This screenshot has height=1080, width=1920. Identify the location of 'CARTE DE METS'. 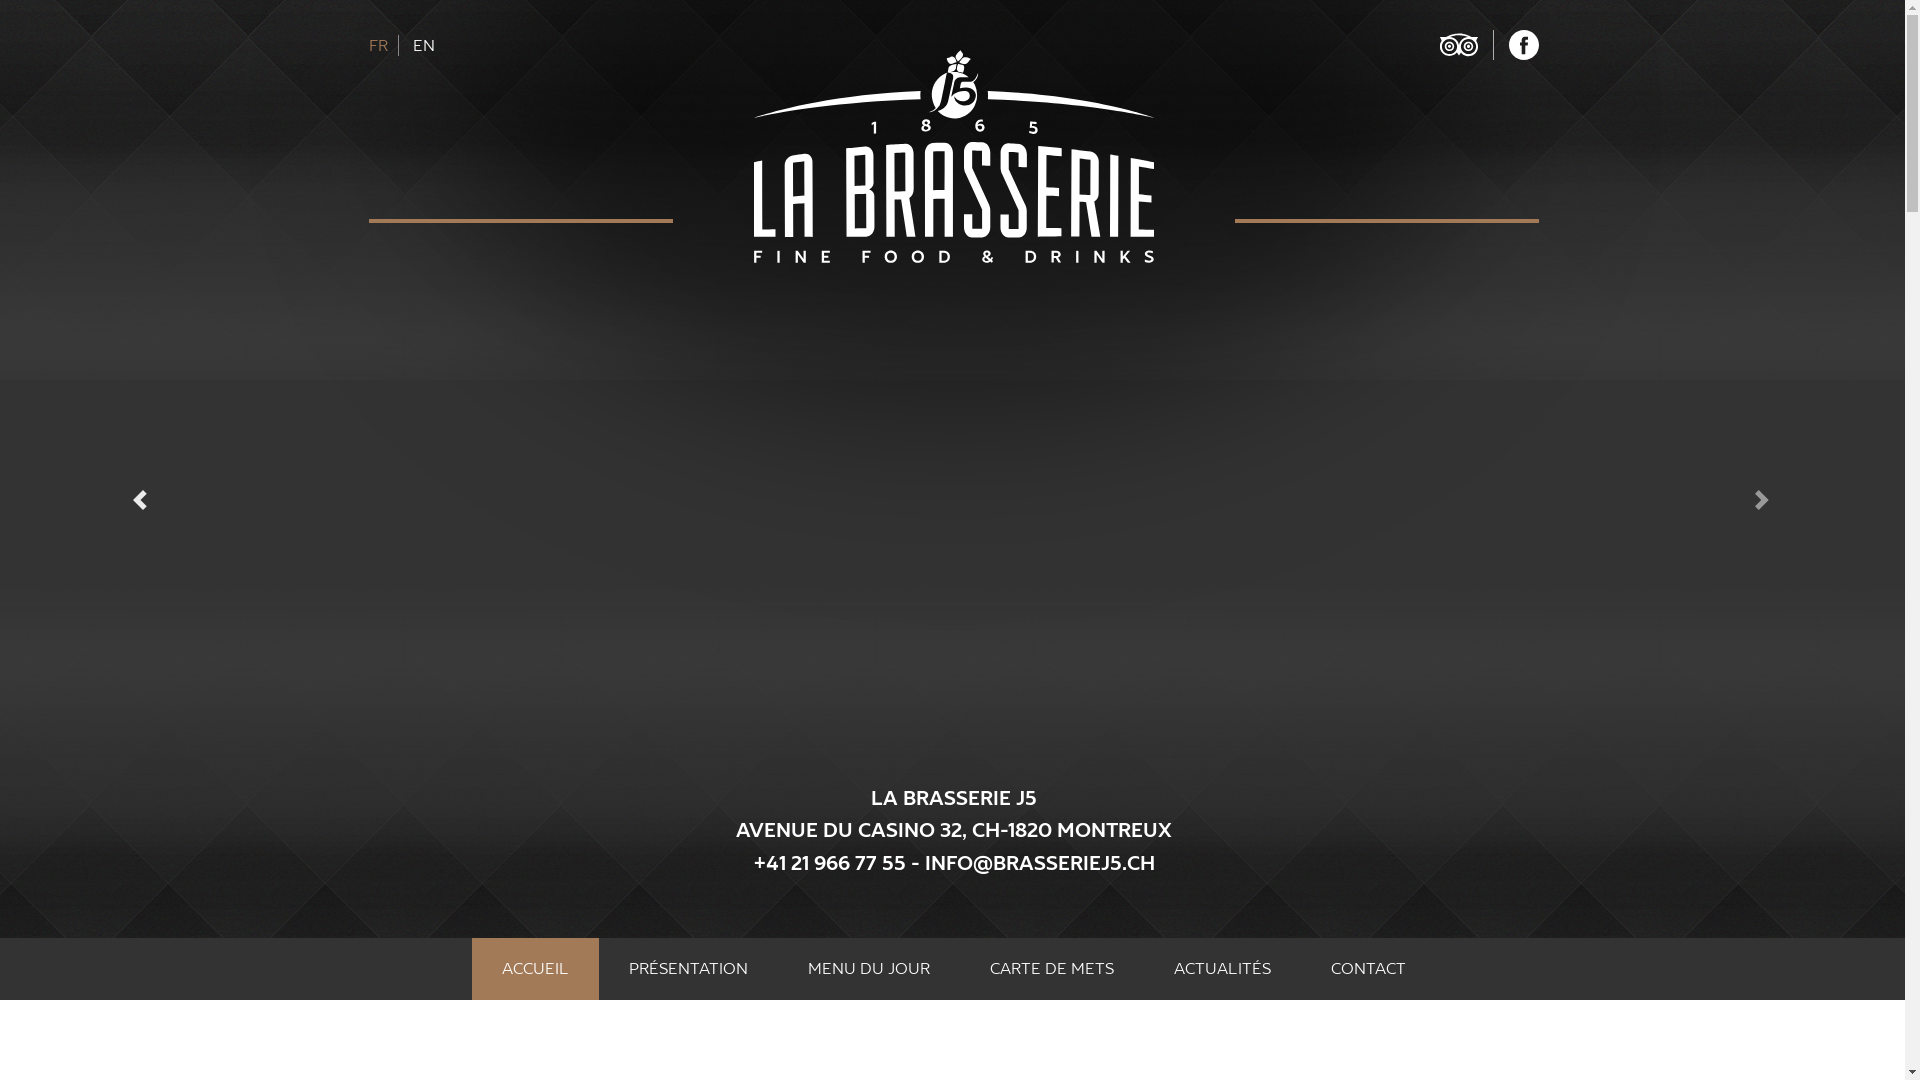
(960, 967).